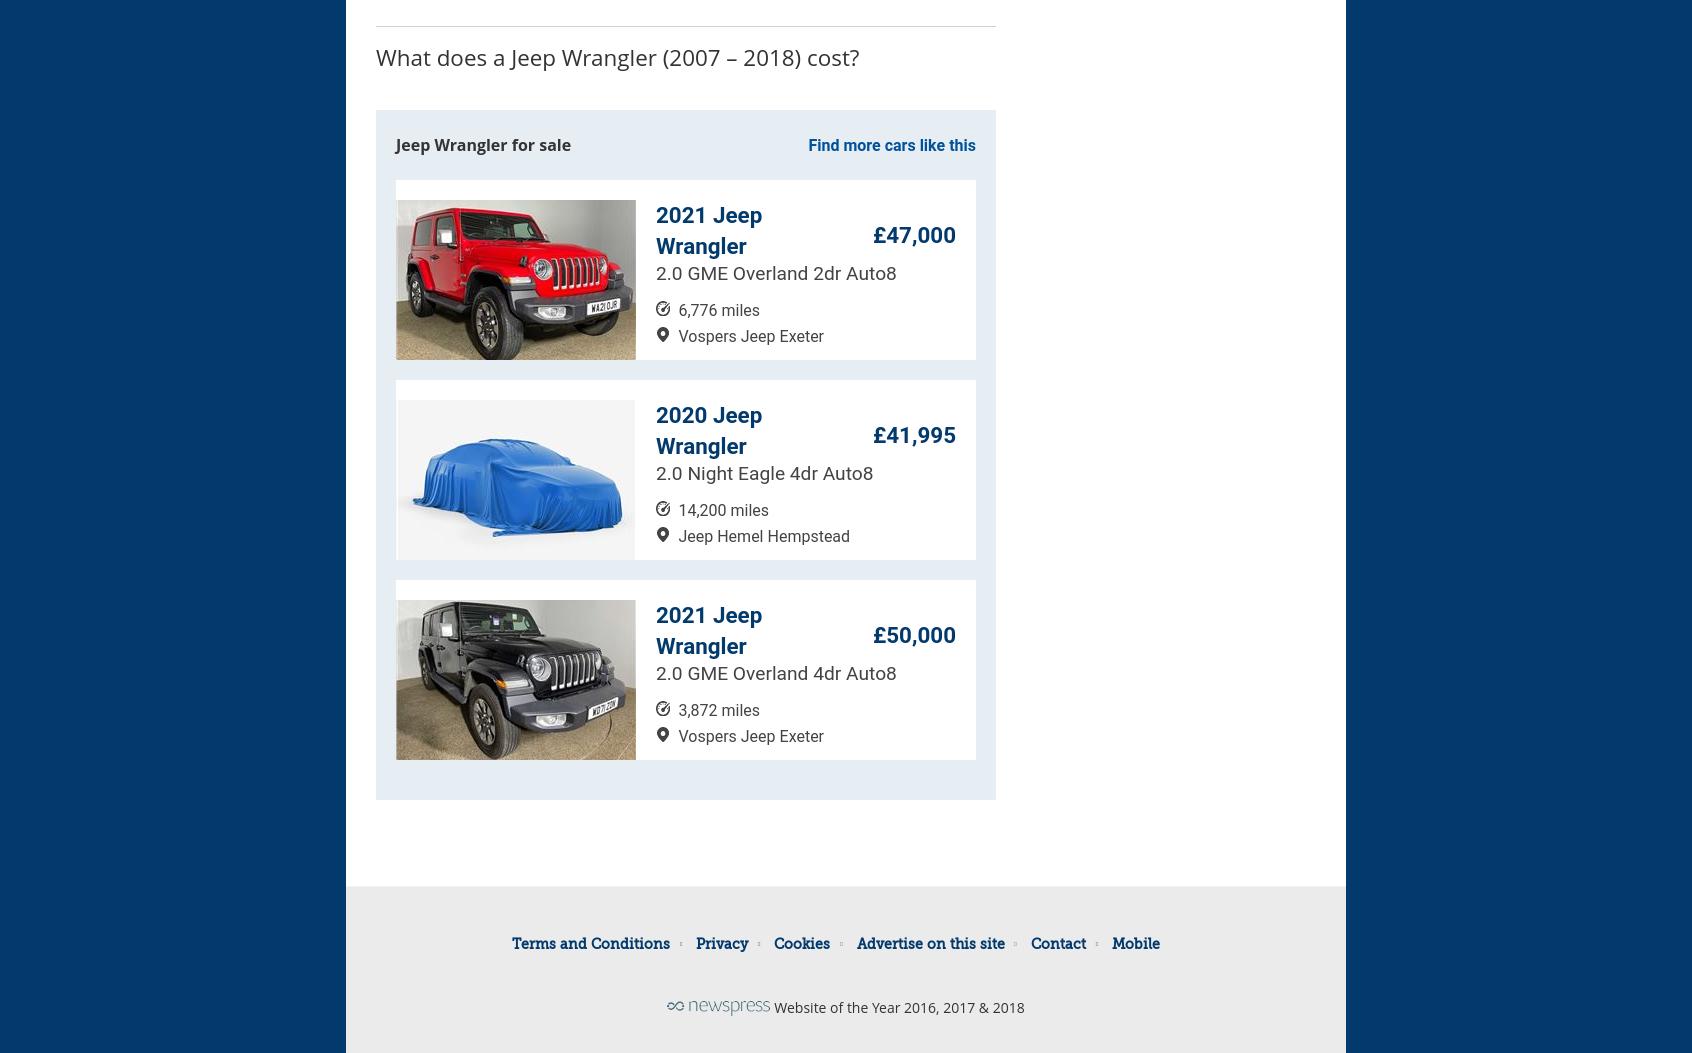 The height and width of the screenshot is (1053, 1692). I want to click on 'Terms and Conditions', so click(589, 943).